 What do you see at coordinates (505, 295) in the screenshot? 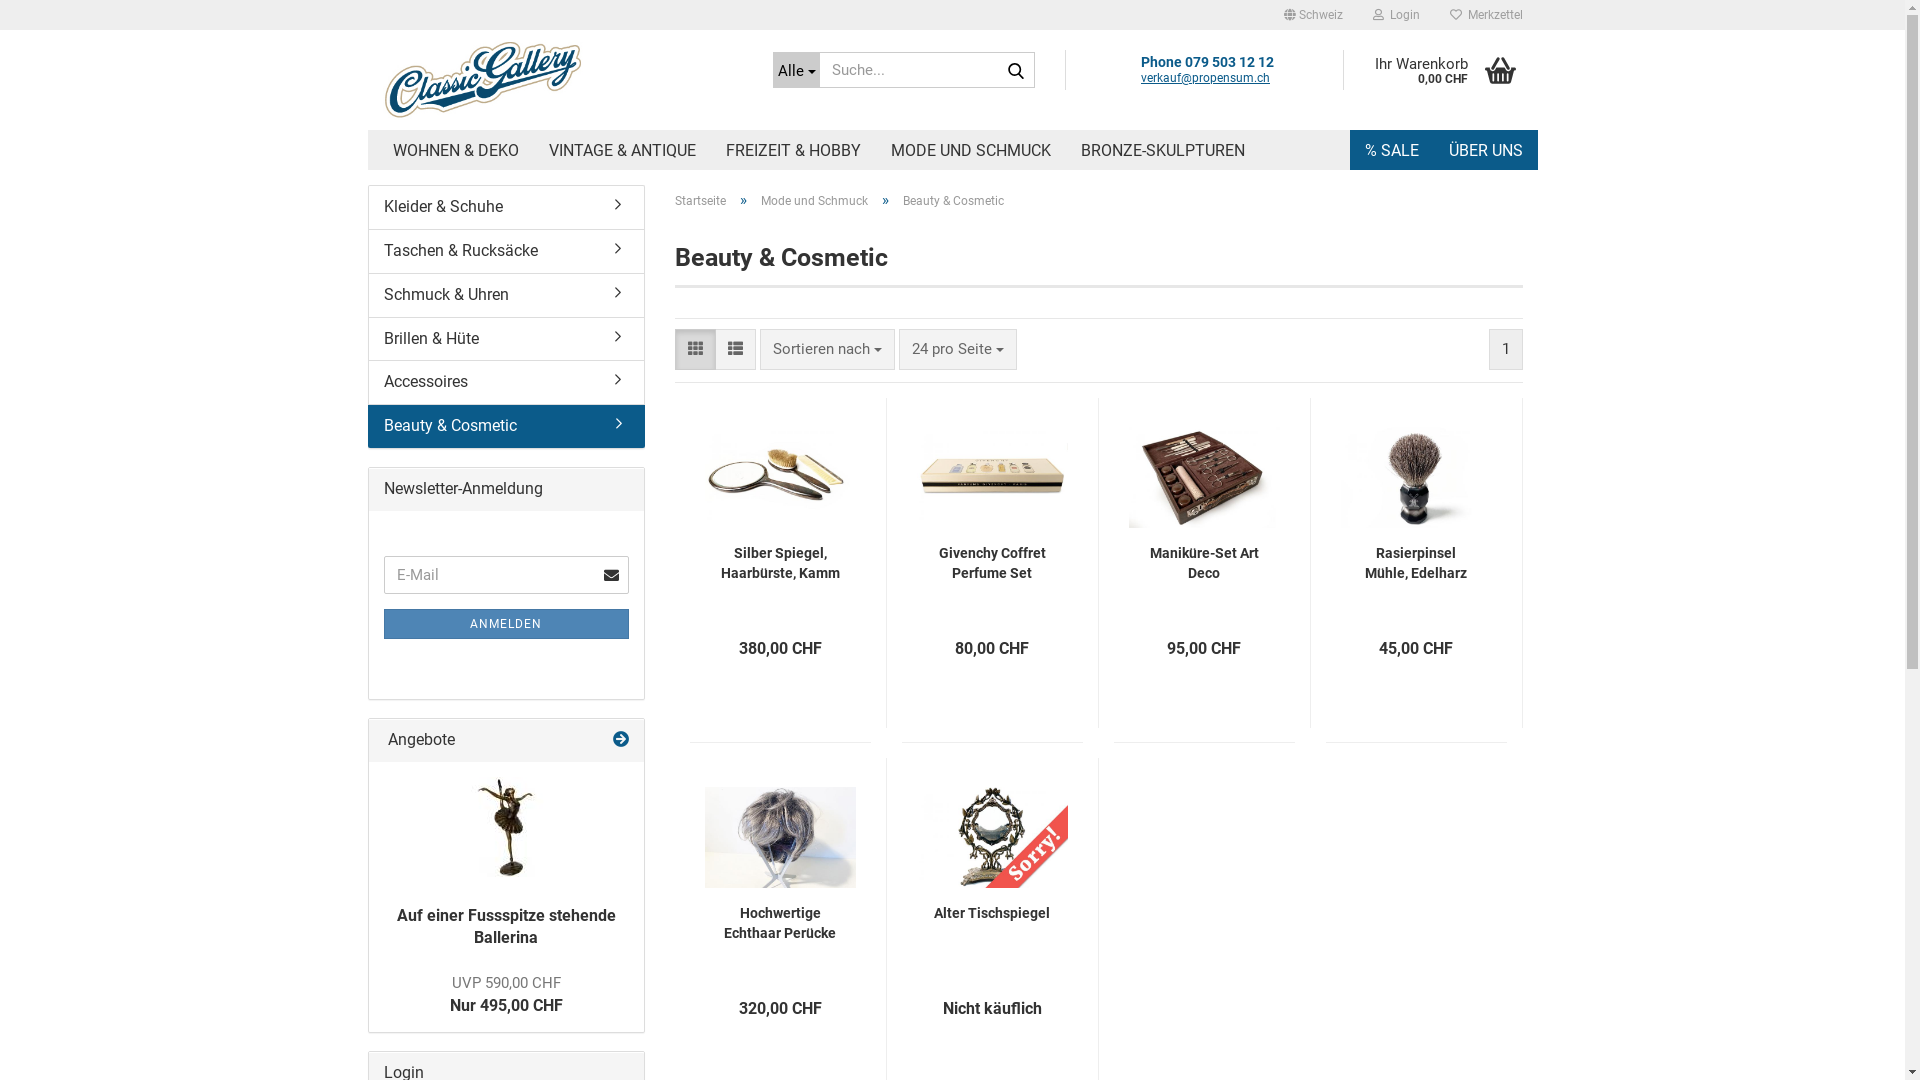
I see `'Schmuck & Uhren'` at bounding box center [505, 295].